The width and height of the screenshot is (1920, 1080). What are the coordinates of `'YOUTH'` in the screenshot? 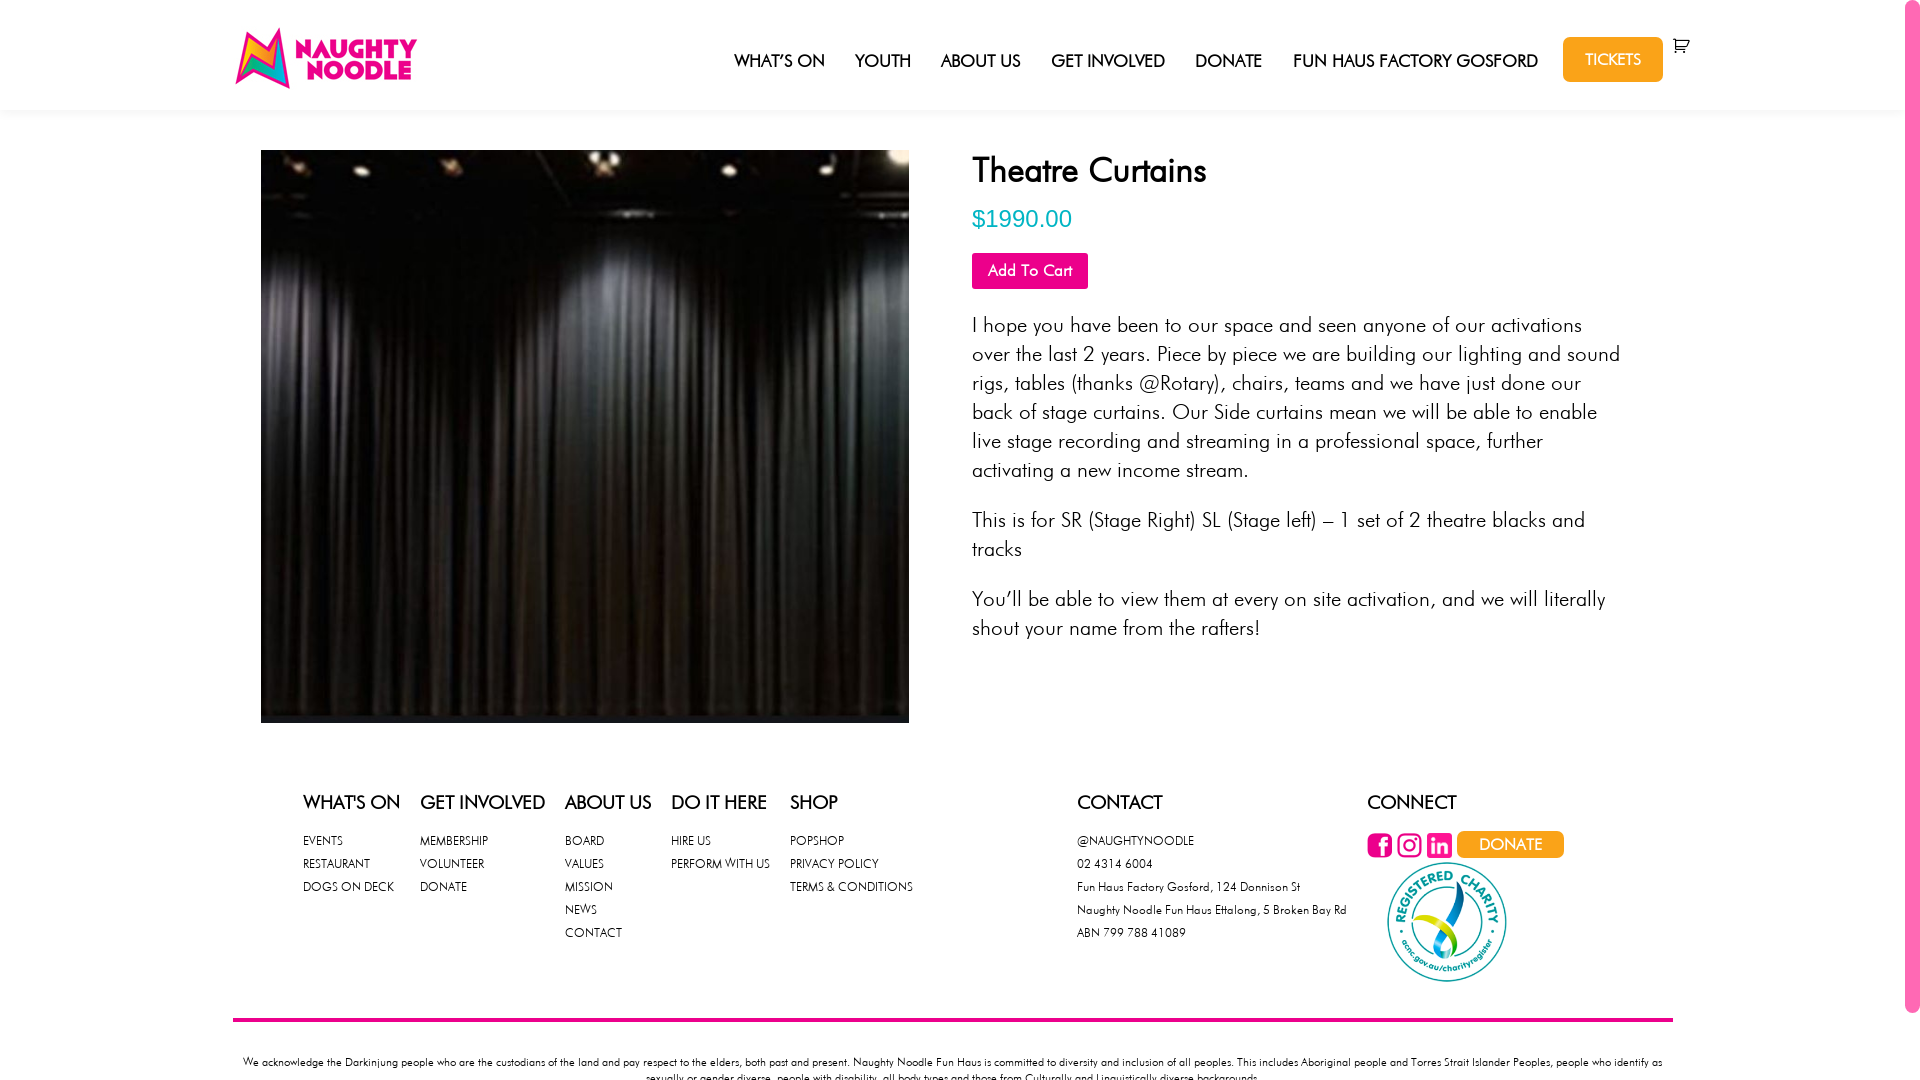 It's located at (882, 60).